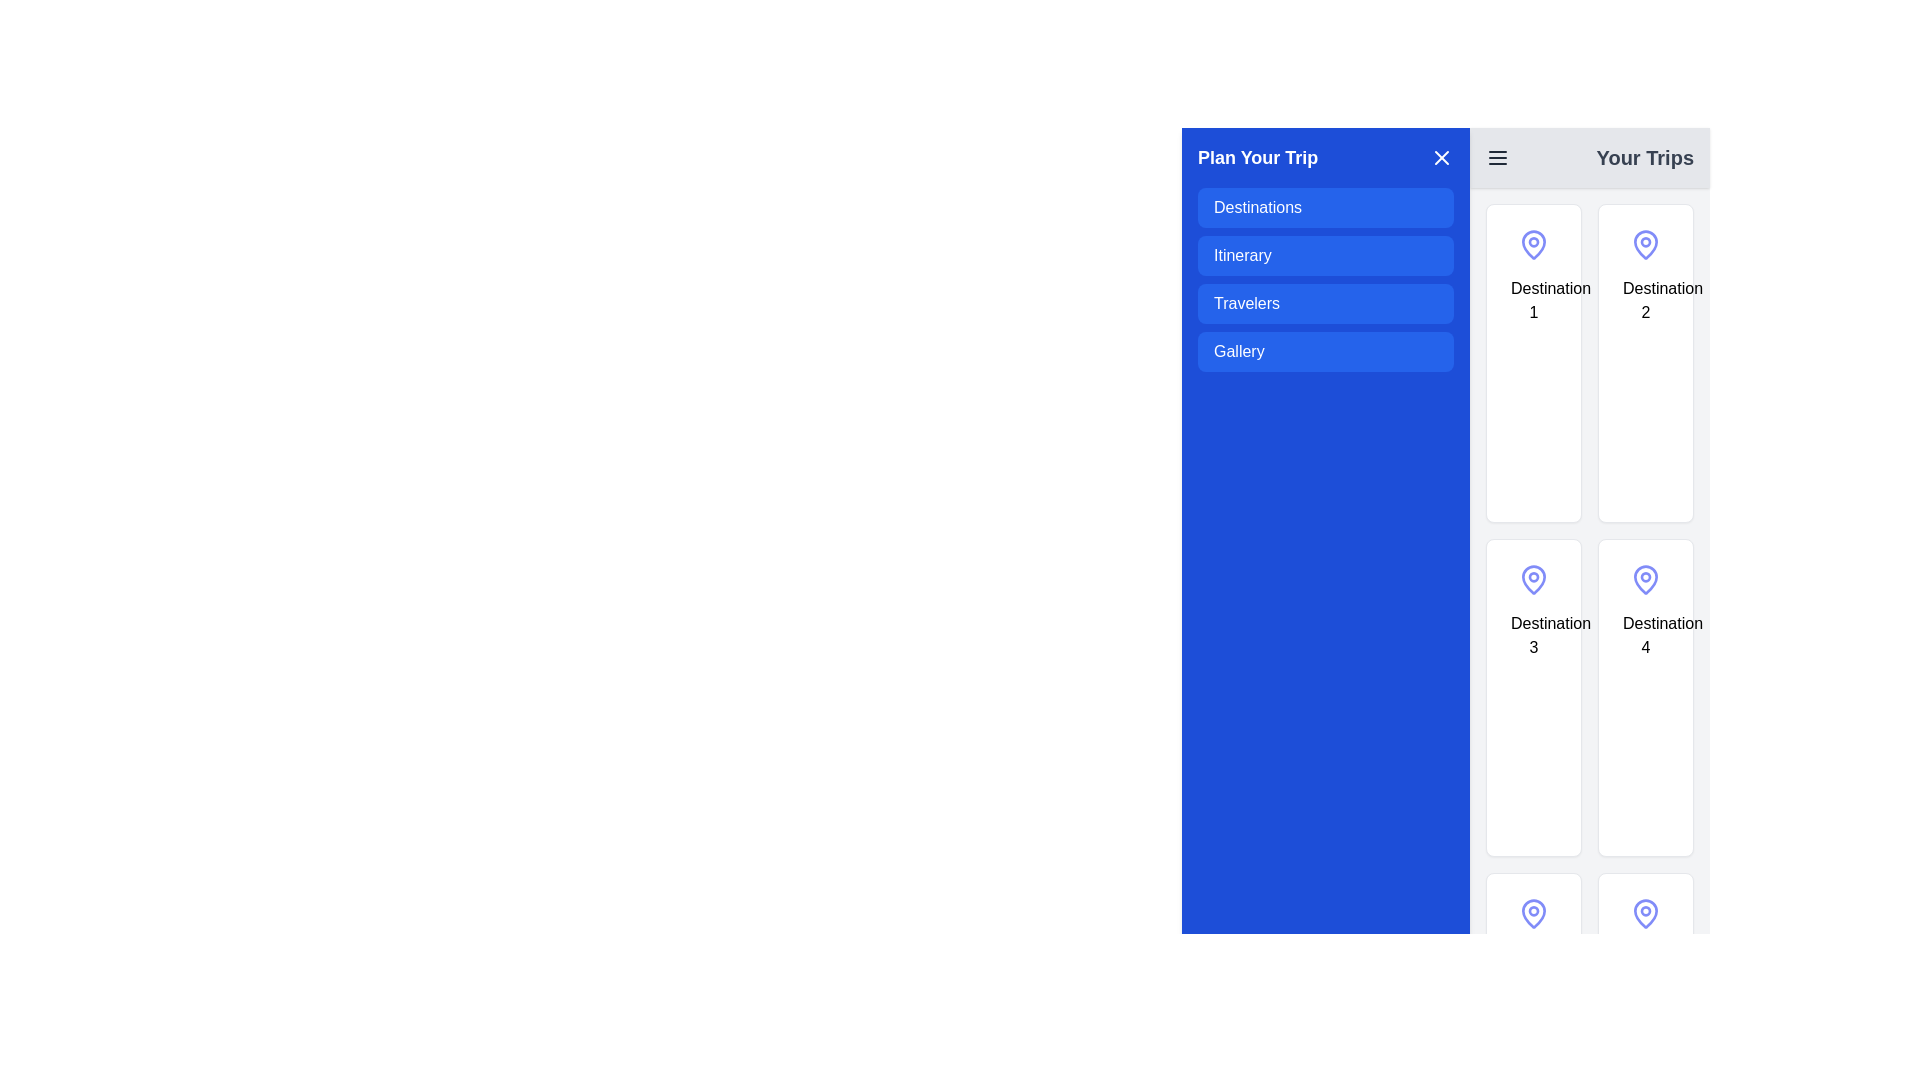 The image size is (1920, 1080). I want to click on the location pin icon, which symbolizes a specific location on the destination card in the 'Your Trips' section, located in the fourth row of the grid, so click(1533, 914).